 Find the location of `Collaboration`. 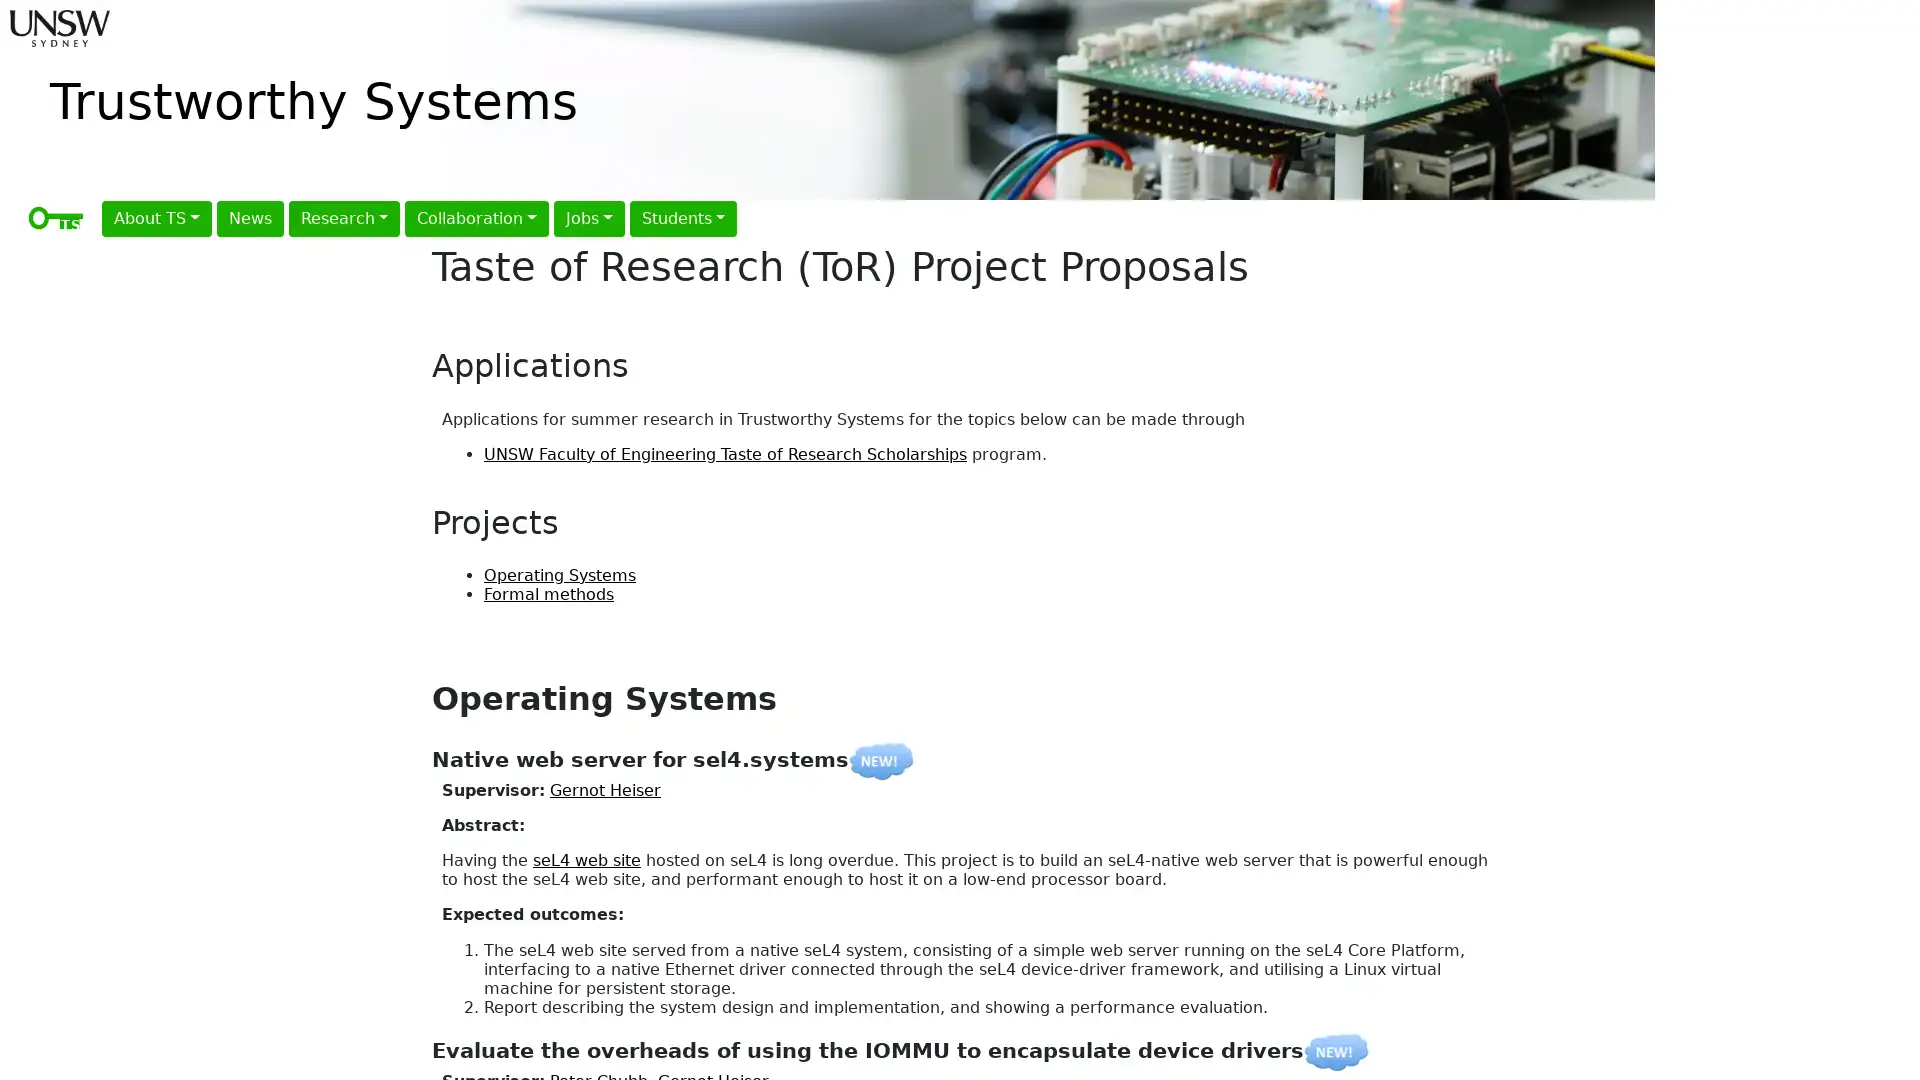

Collaboration is located at coordinates (475, 218).